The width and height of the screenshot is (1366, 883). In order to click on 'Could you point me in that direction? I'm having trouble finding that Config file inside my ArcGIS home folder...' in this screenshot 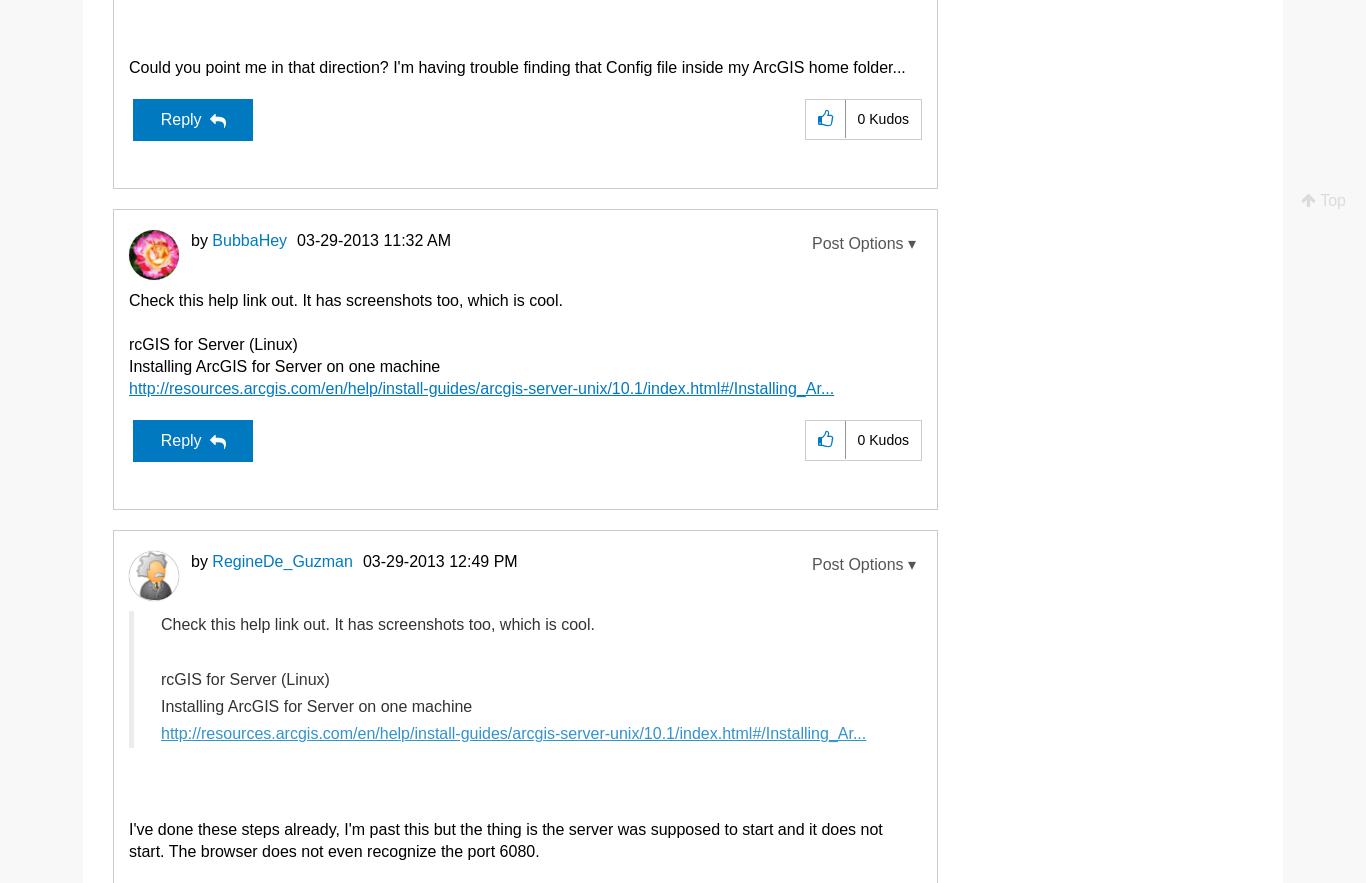, I will do `click(517, 65)`.